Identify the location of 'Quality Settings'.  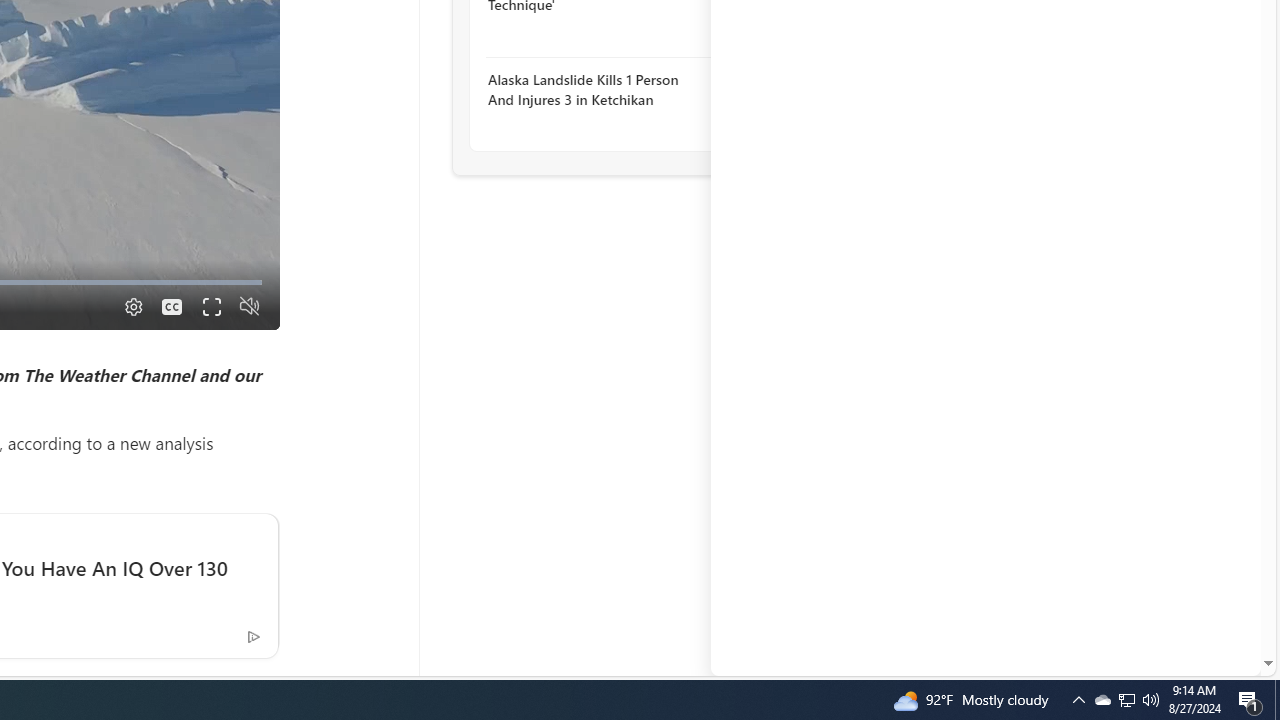
(130, 306).